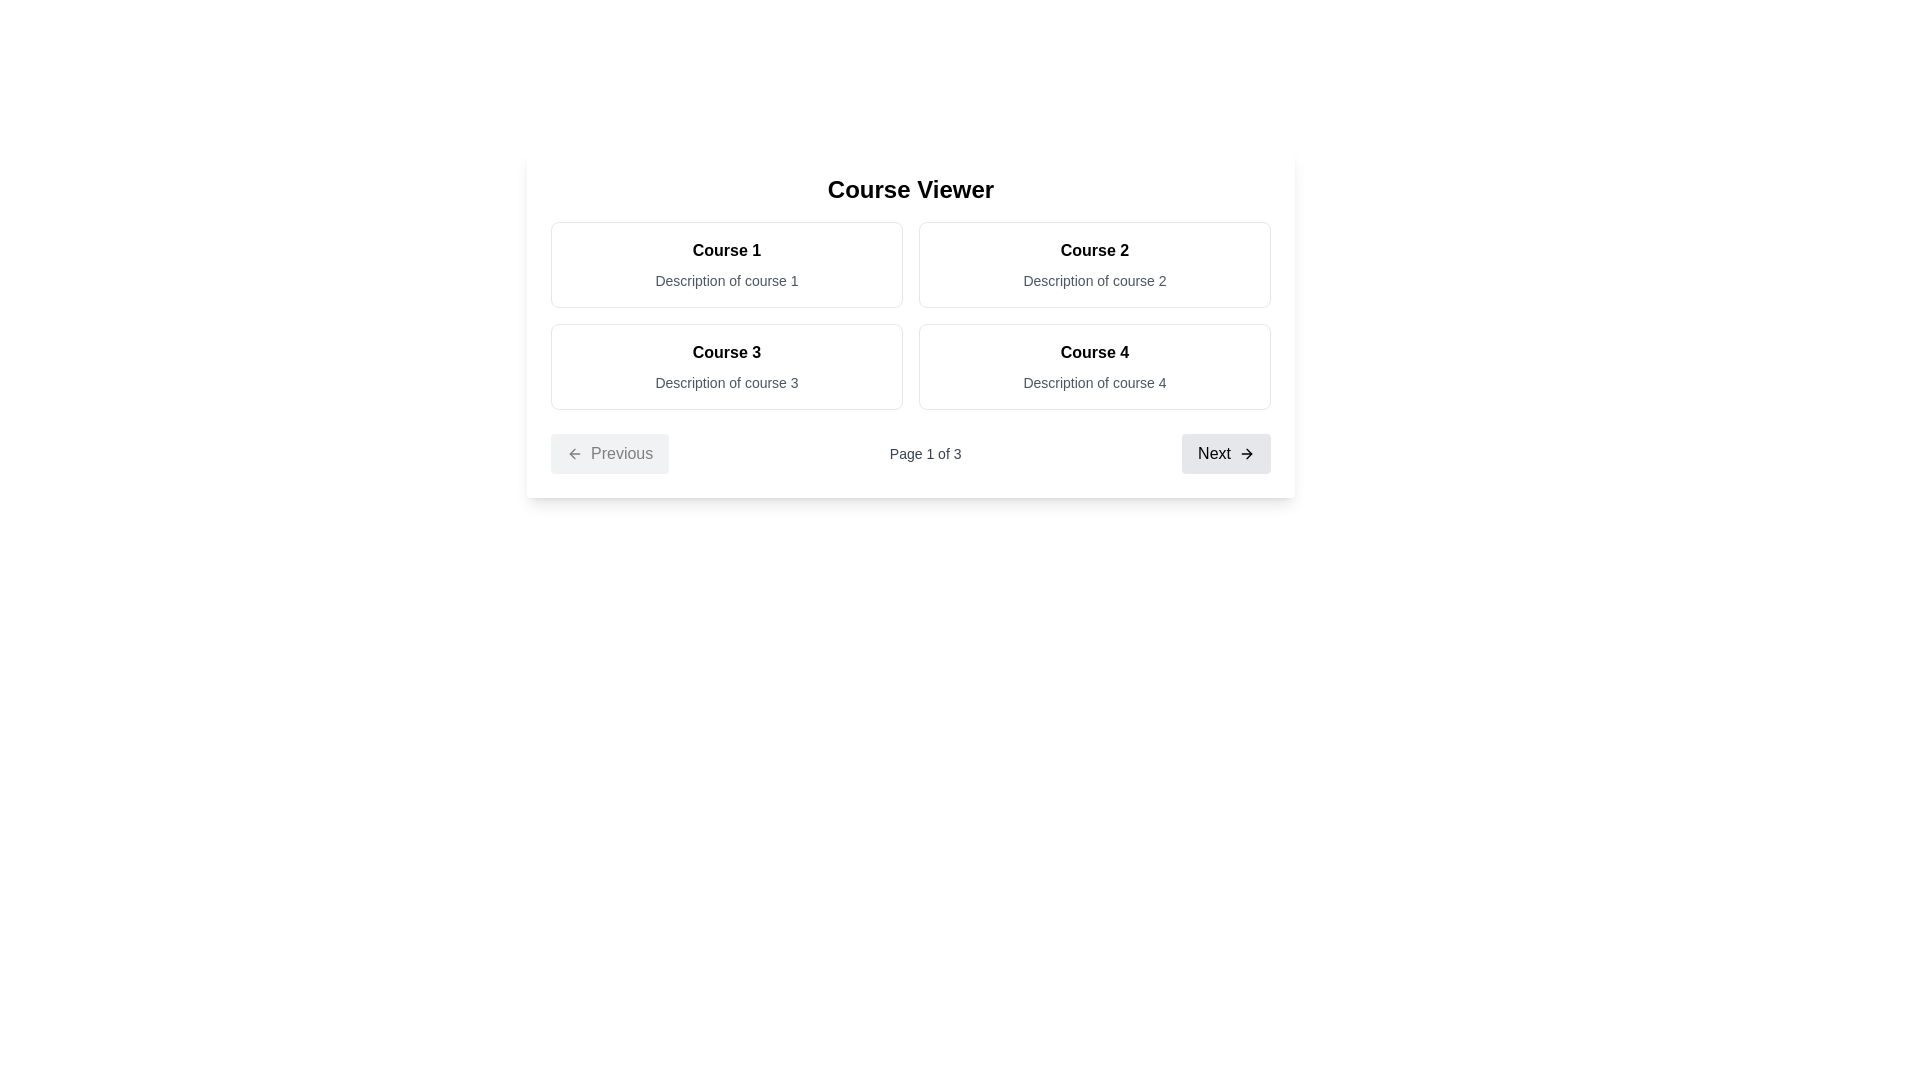 The height and width of the screenshot is (1080, 1920). I want to click on the static text label that indicates the current page number in the pagination bar, located centrally between the 'Previous' and 'Next' buttons, so click(924, 454).